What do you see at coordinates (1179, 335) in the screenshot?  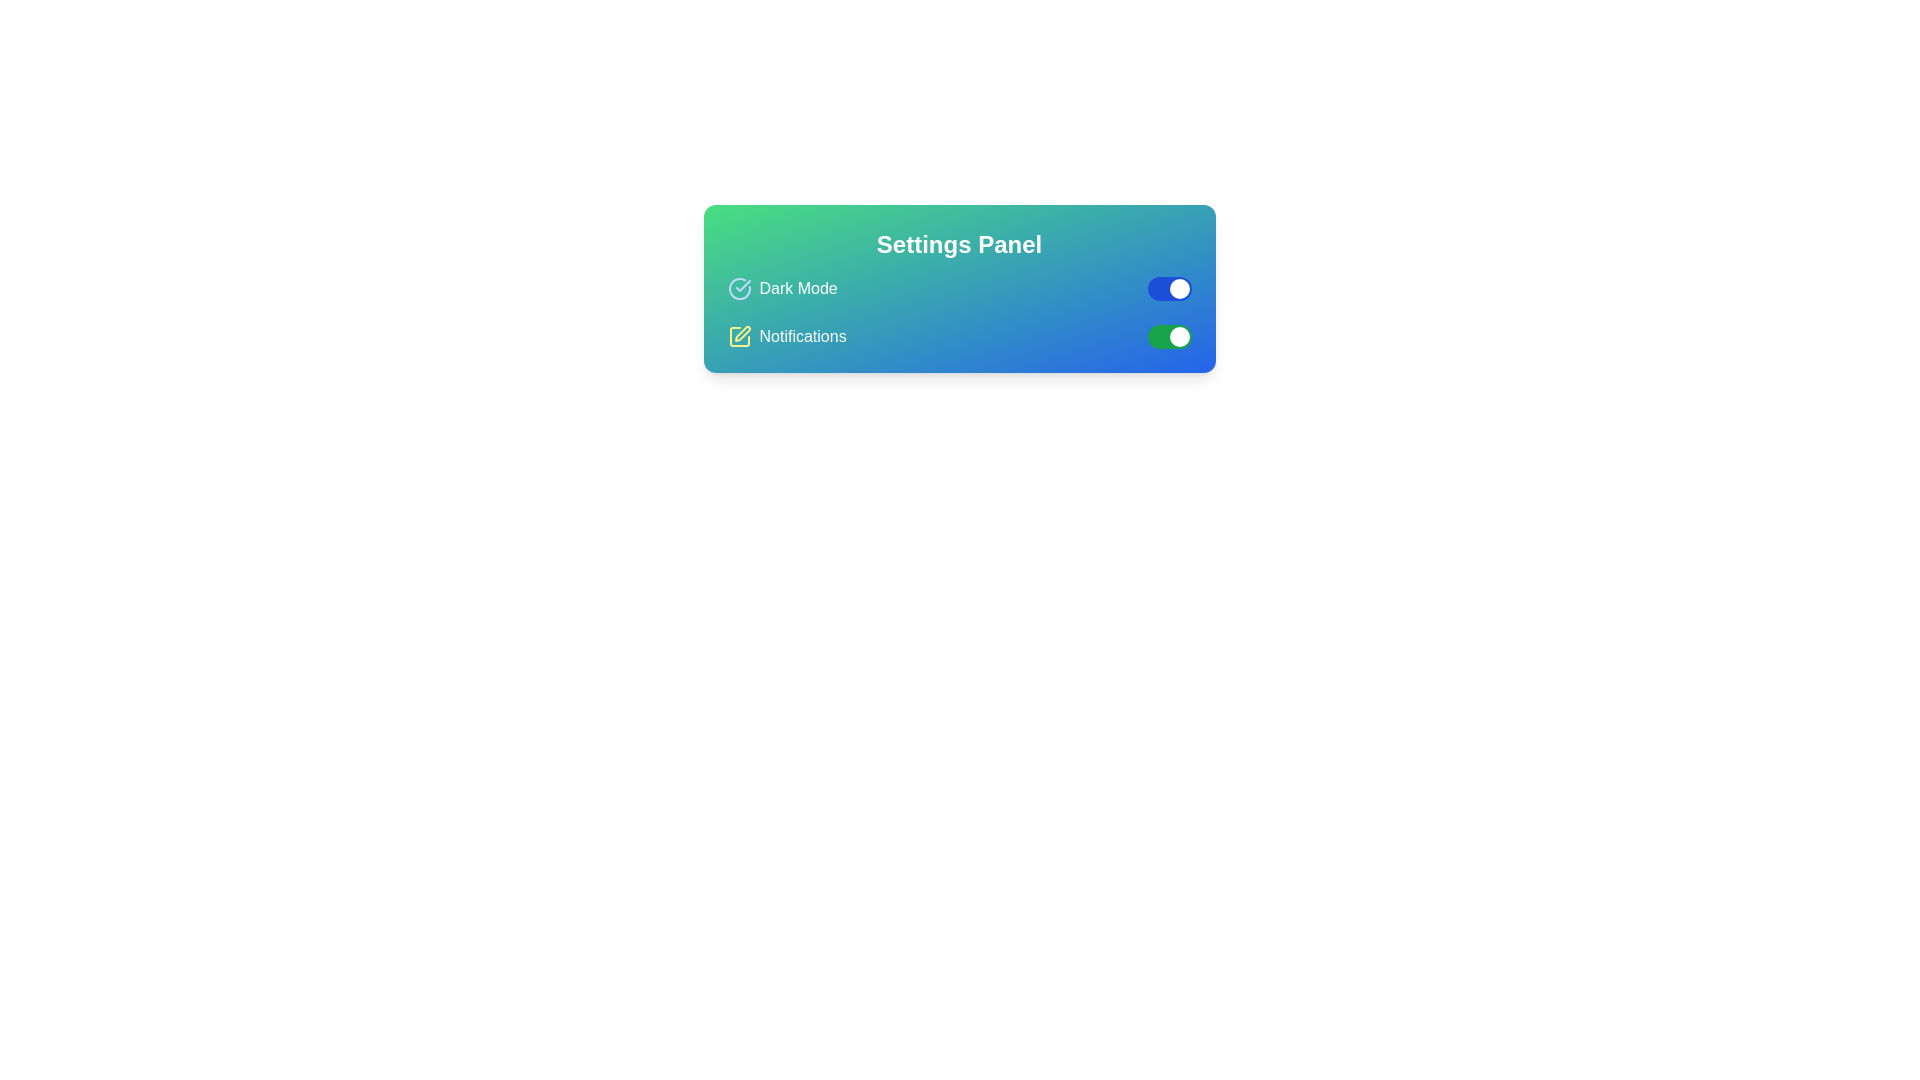 I see `the toggle switch thumb for the 'Notifications' option to change its position` at bounding box center [1179, 335].